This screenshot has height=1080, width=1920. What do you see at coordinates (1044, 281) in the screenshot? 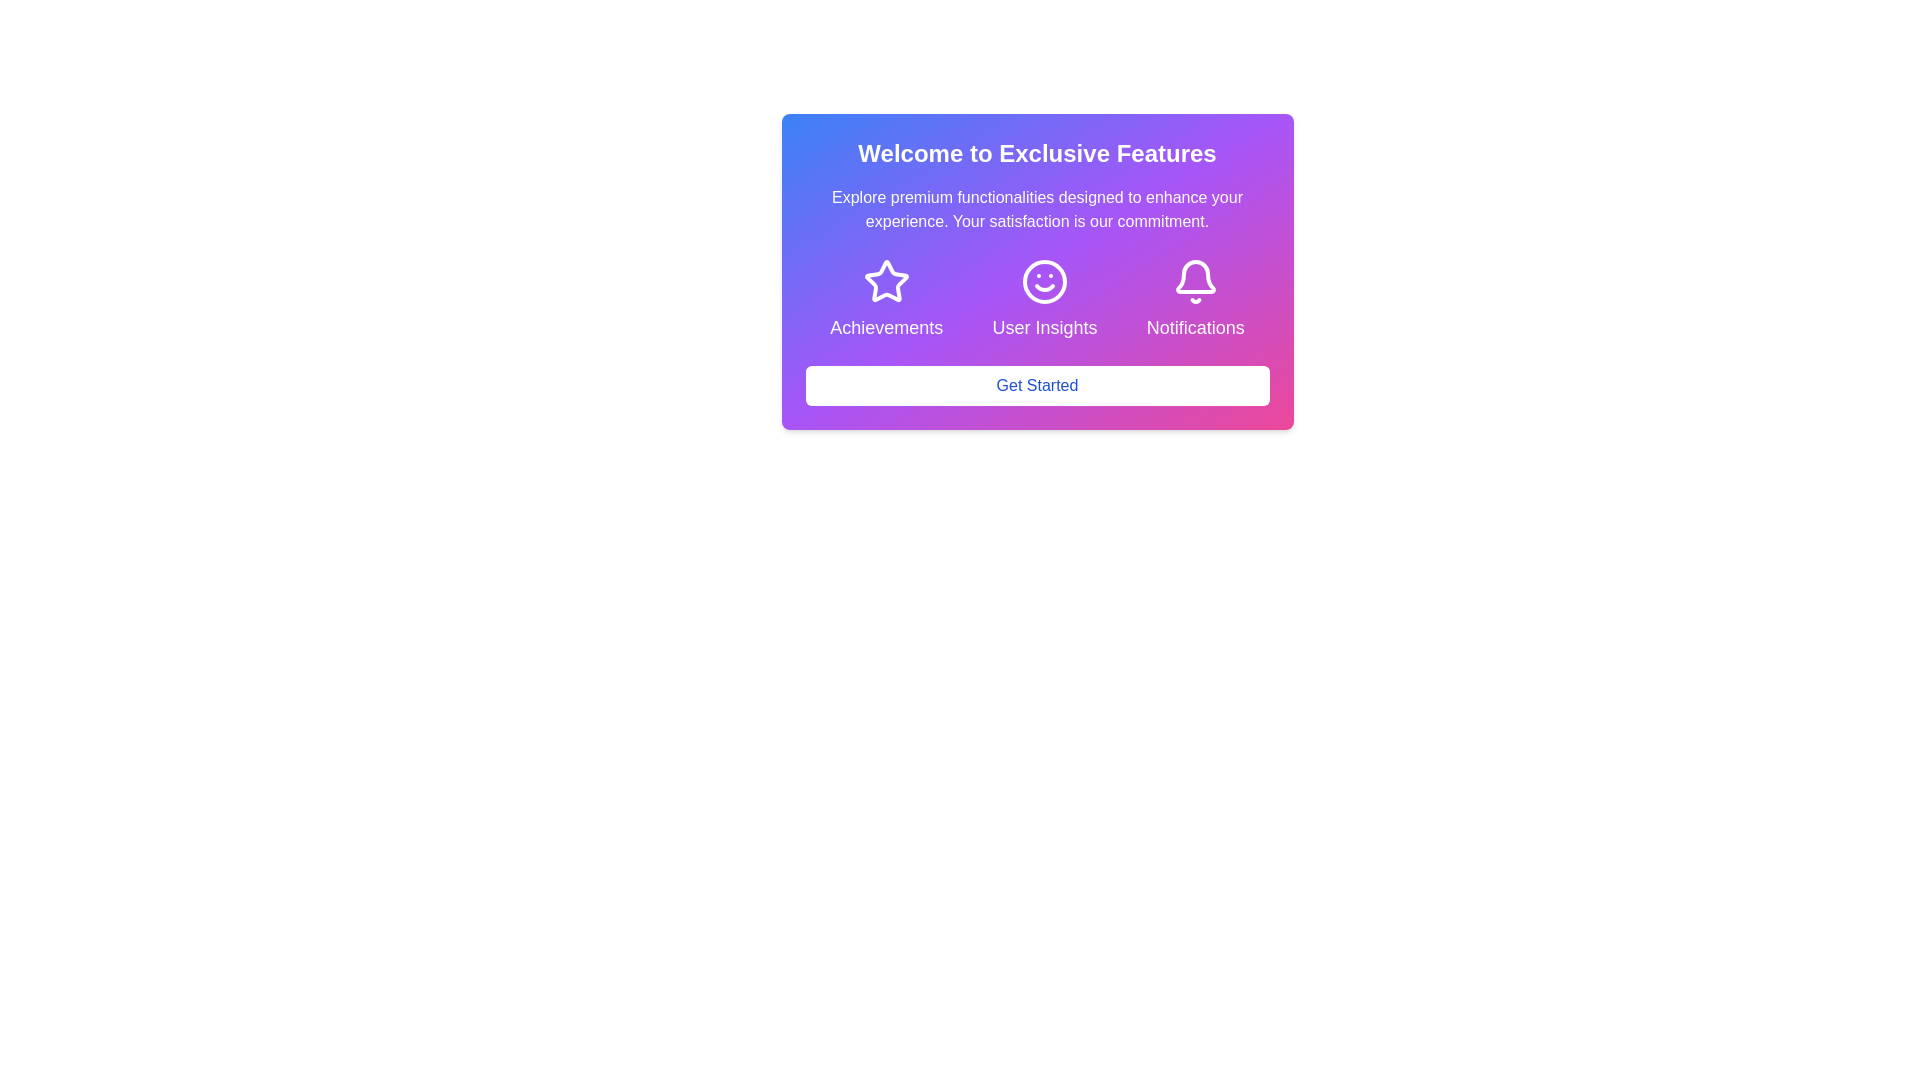
I see `the smiling face icon located in the center of the 'User Insights' section` at bounding box center [1044, 281].